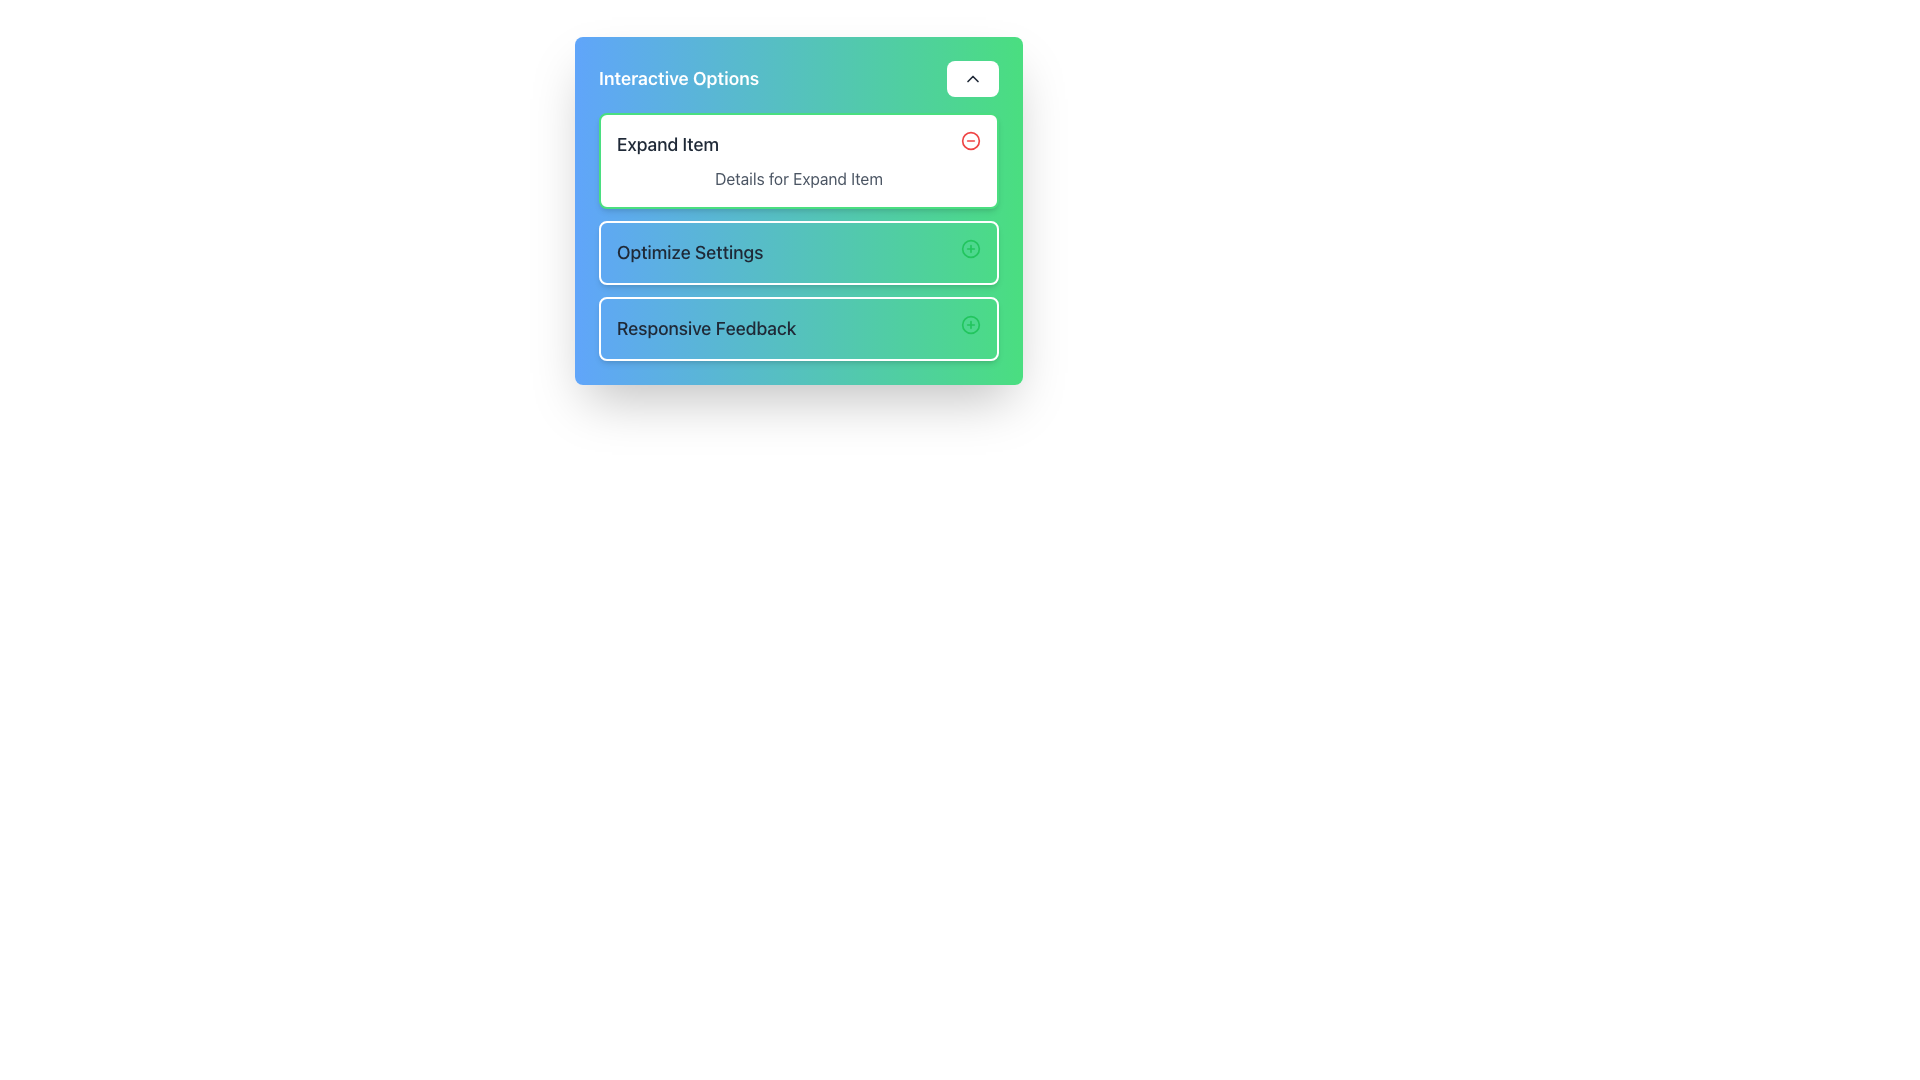 The width and height of the screenshot is (1920, 1080). What do you see at coordinates (690, 252) in the screenshot?
I see `the 'Optimize Settings' static text element, which is displayed in a bold, medium-sized font on a green and blue gradient background, positioned between 'Expand Item' and 'Responsive Feedback'` at bounding box center [690, 252].